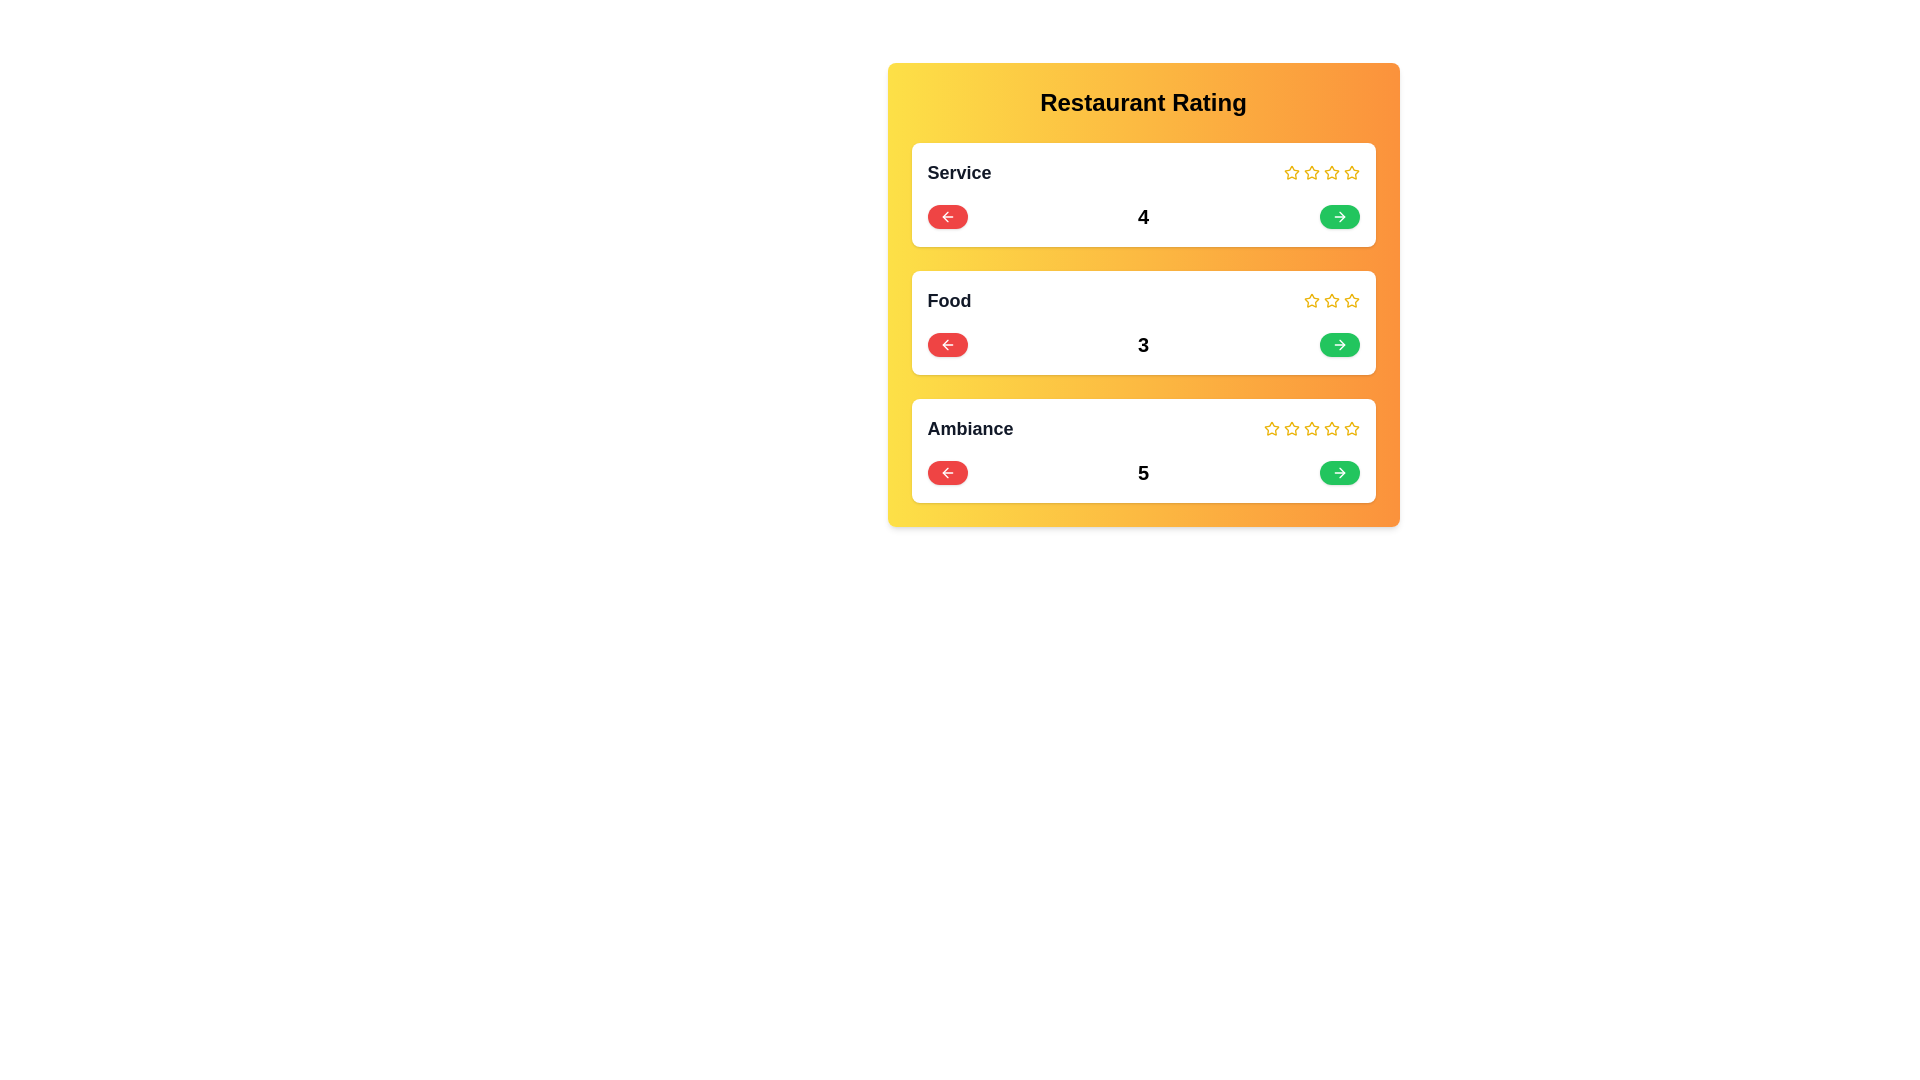 This screenshot has width=1920, height=1080. Describe the element at coordinates (1311, 427) in the screenshot. I see `the second star icon in the 'Ambiance' rating row` at that location.